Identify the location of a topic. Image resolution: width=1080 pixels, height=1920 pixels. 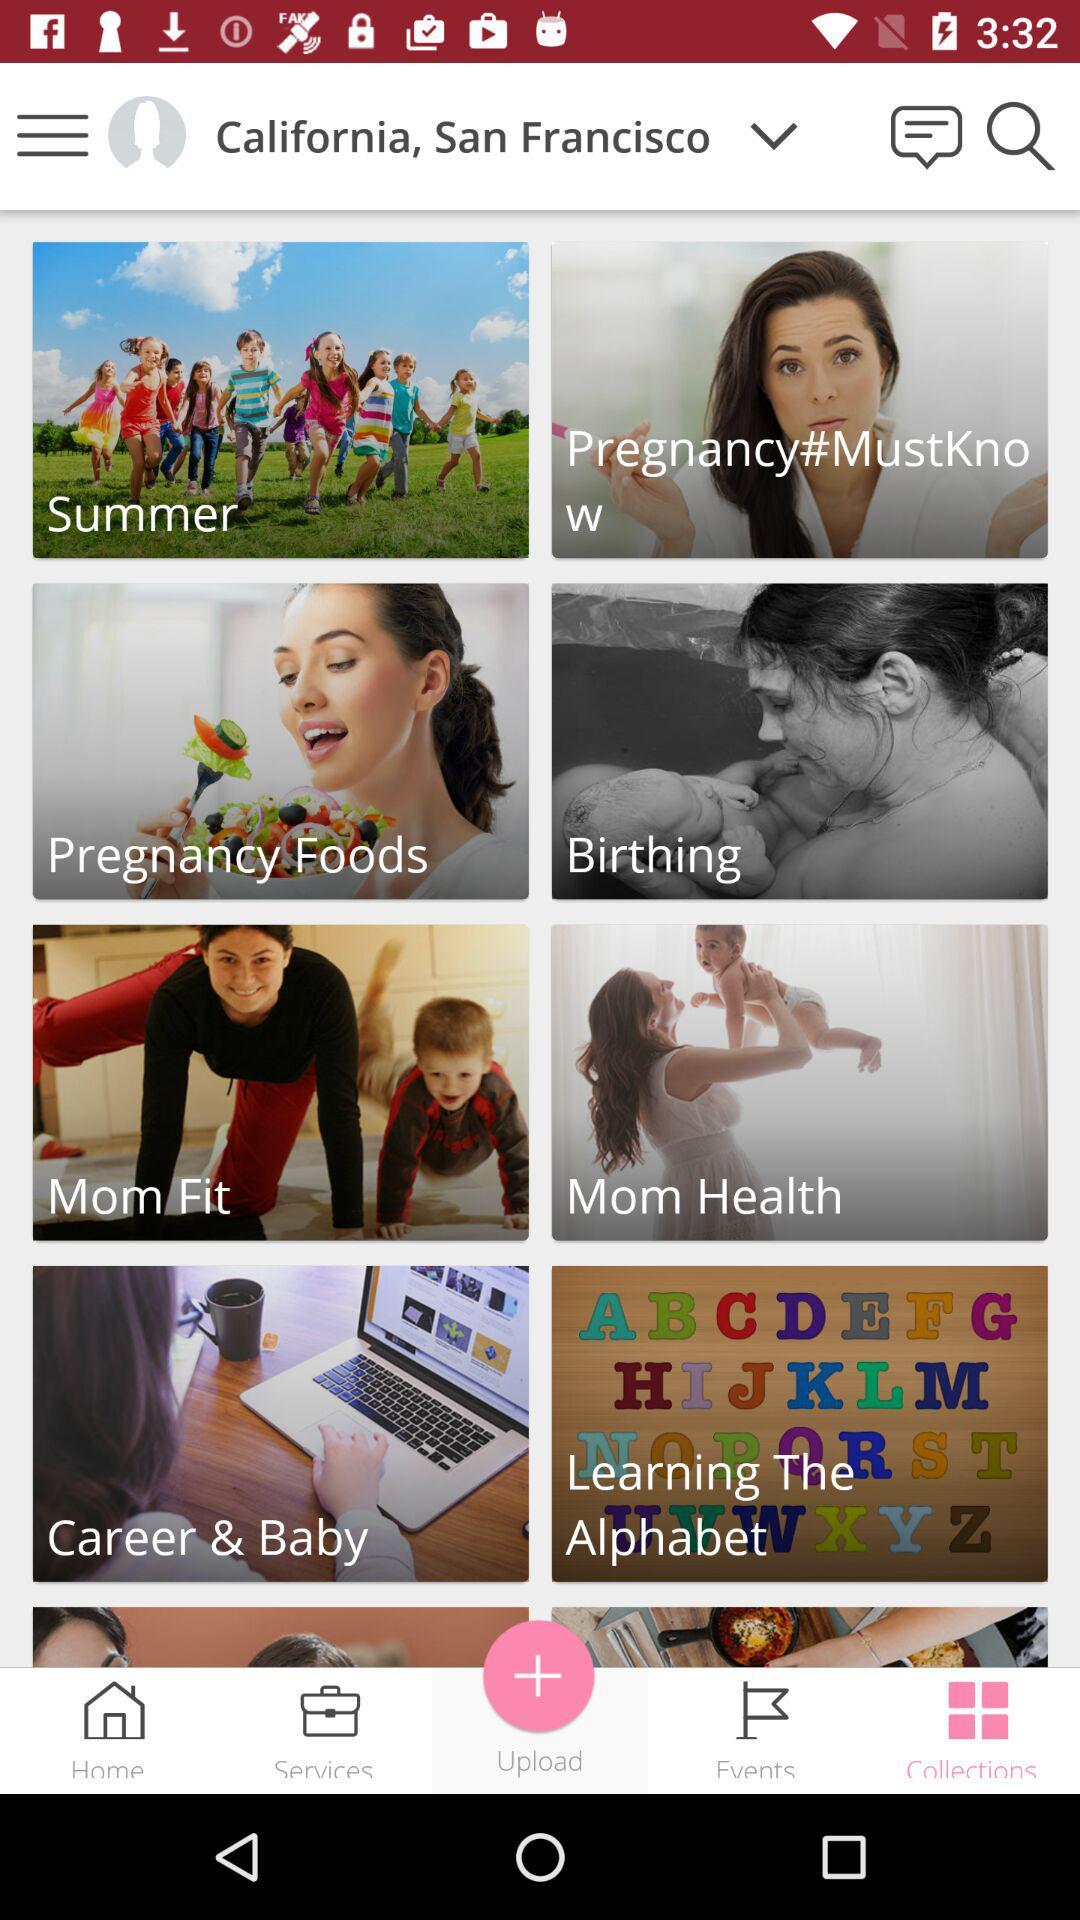
(538, 1676).